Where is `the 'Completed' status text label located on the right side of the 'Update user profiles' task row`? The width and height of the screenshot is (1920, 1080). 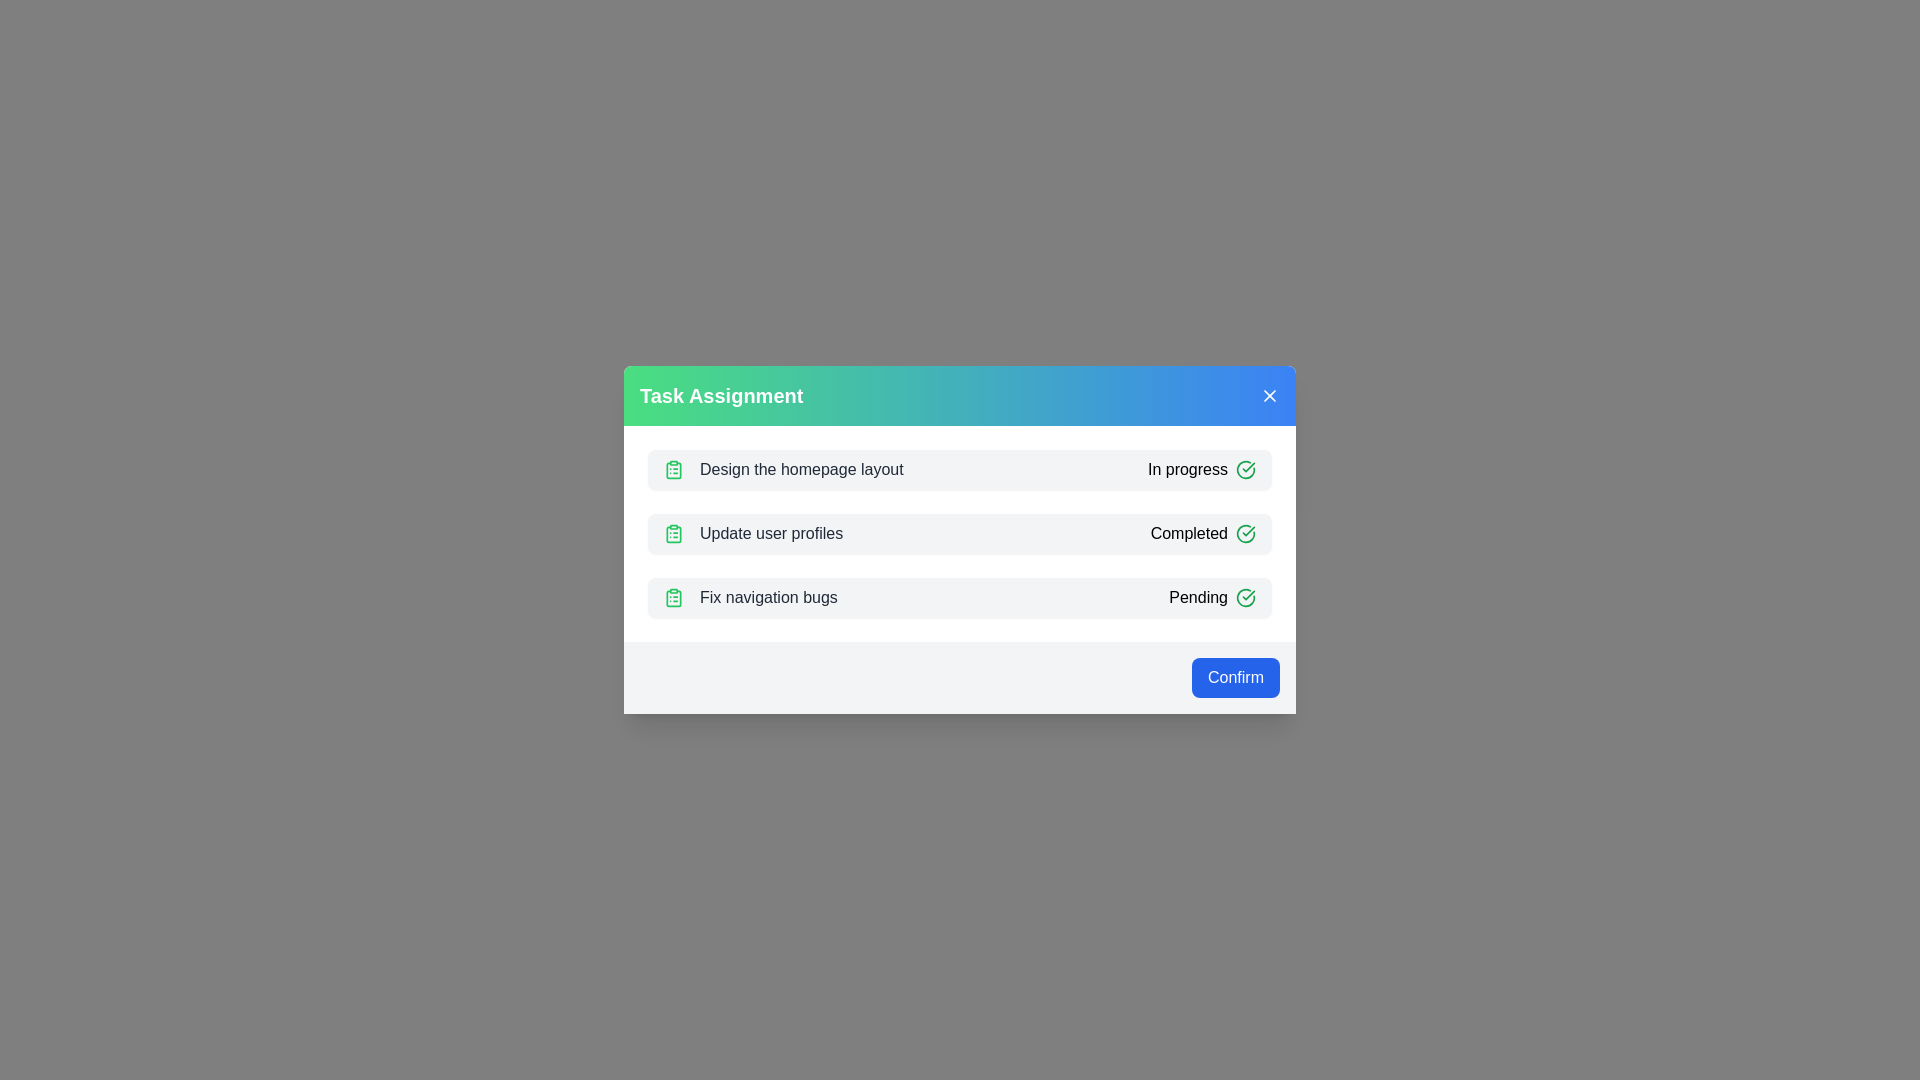
the 'Completed' status text label located on the right side of the 'Update user profiles' task row is located at coordinates (1202, 532).